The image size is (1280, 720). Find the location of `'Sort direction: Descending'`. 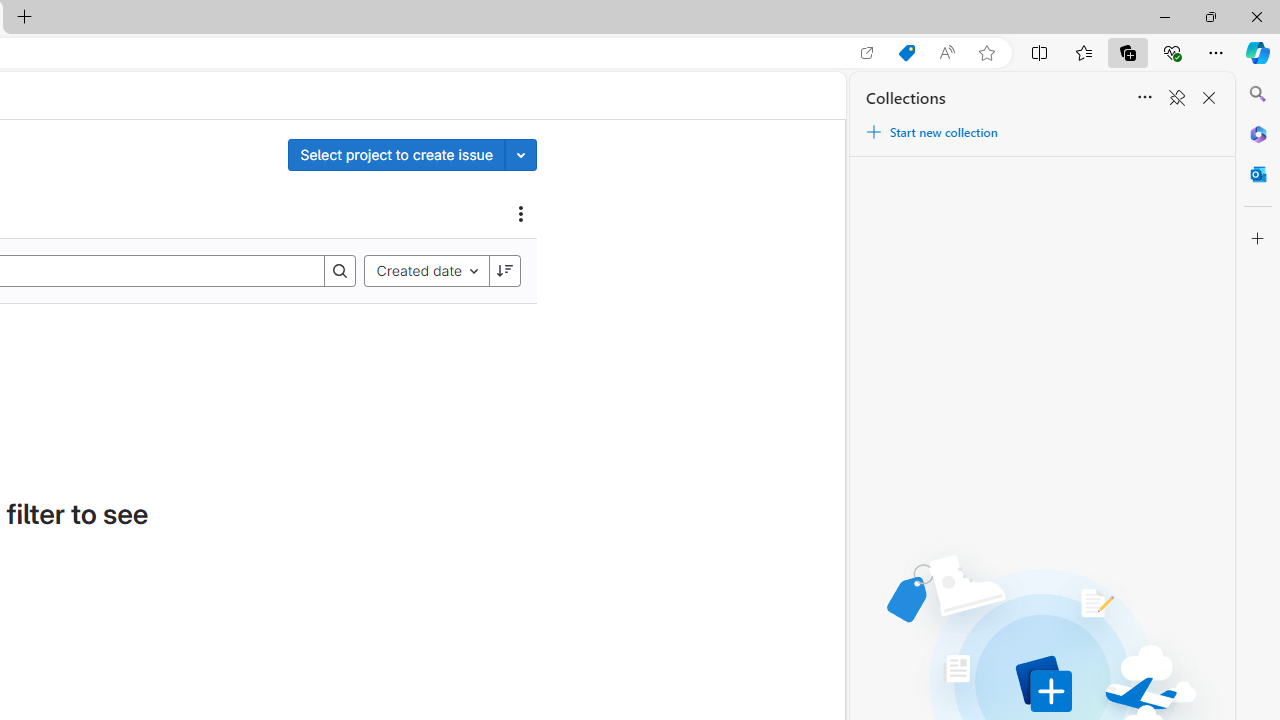

'Sort direction: Descending' is located at coordinates (504, 270).